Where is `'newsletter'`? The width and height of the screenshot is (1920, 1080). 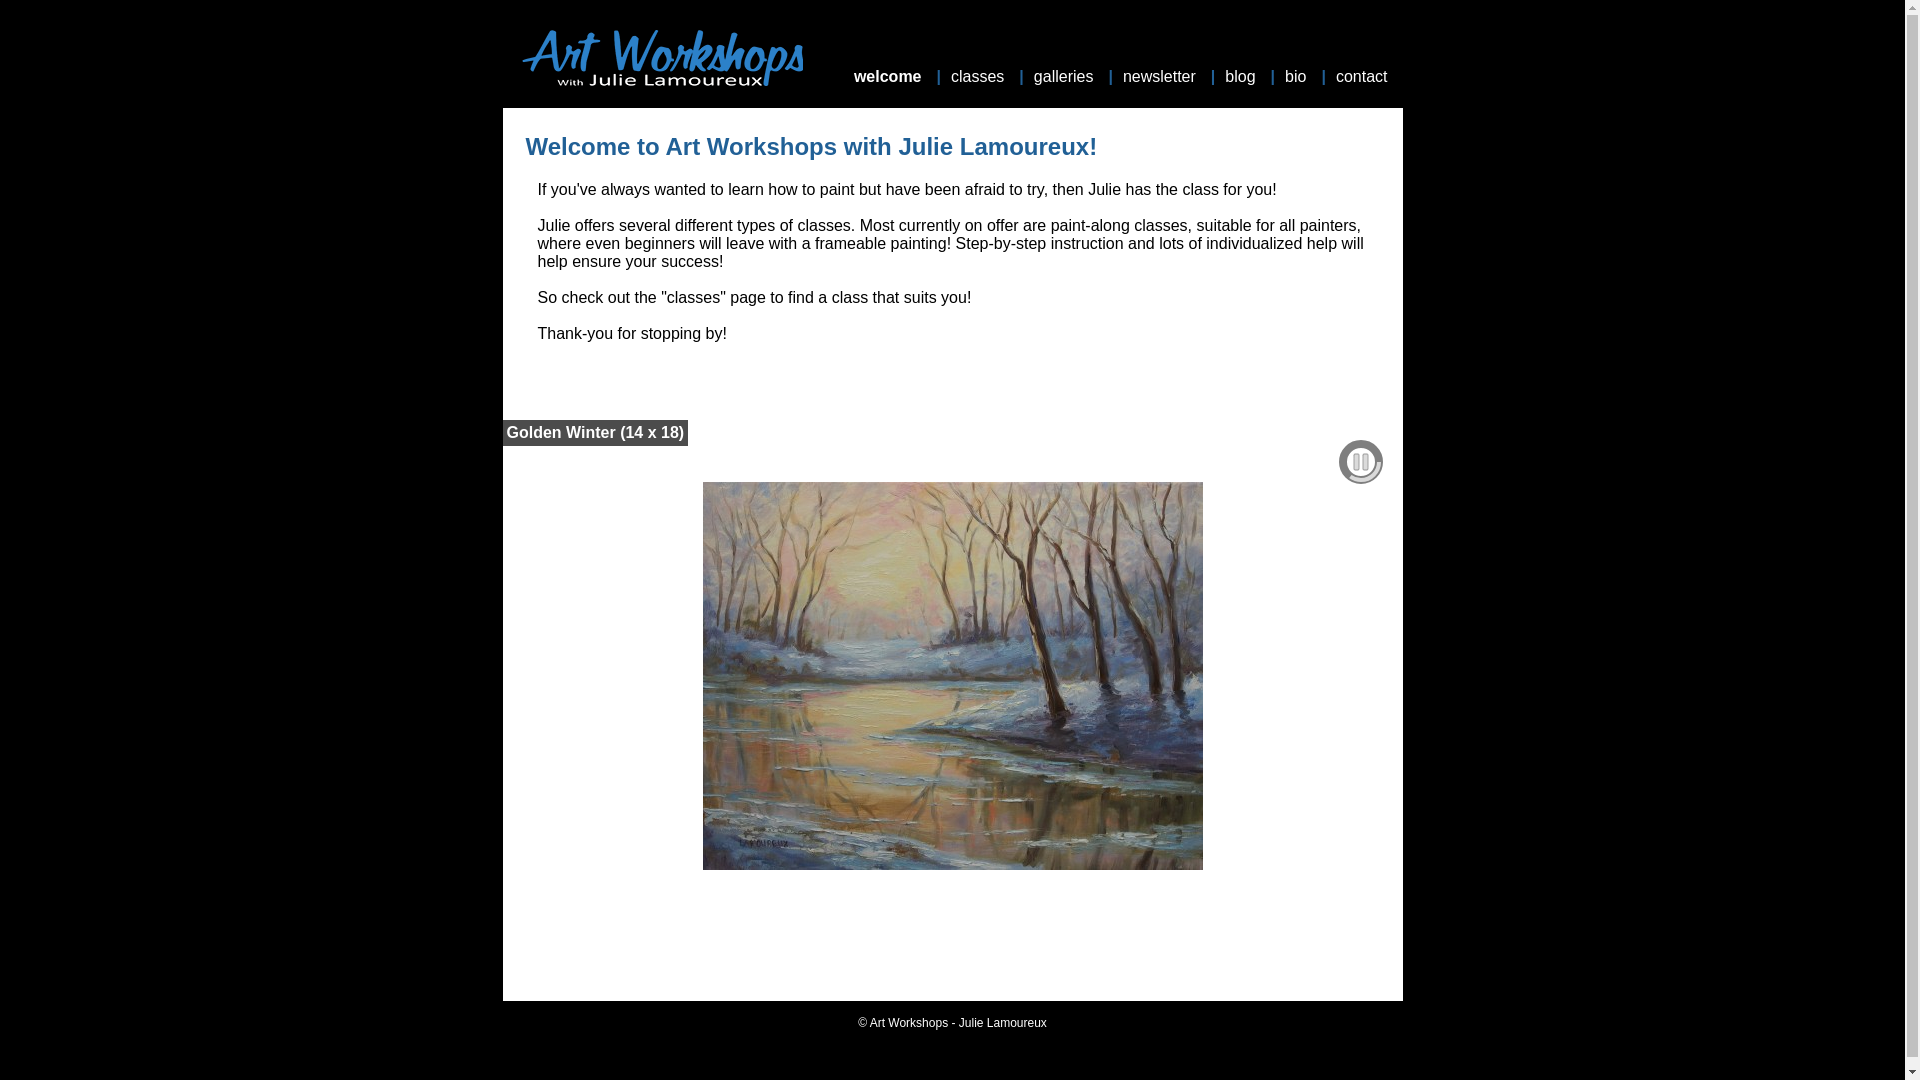 'newsletter' is located at coordinates (1161, 76).